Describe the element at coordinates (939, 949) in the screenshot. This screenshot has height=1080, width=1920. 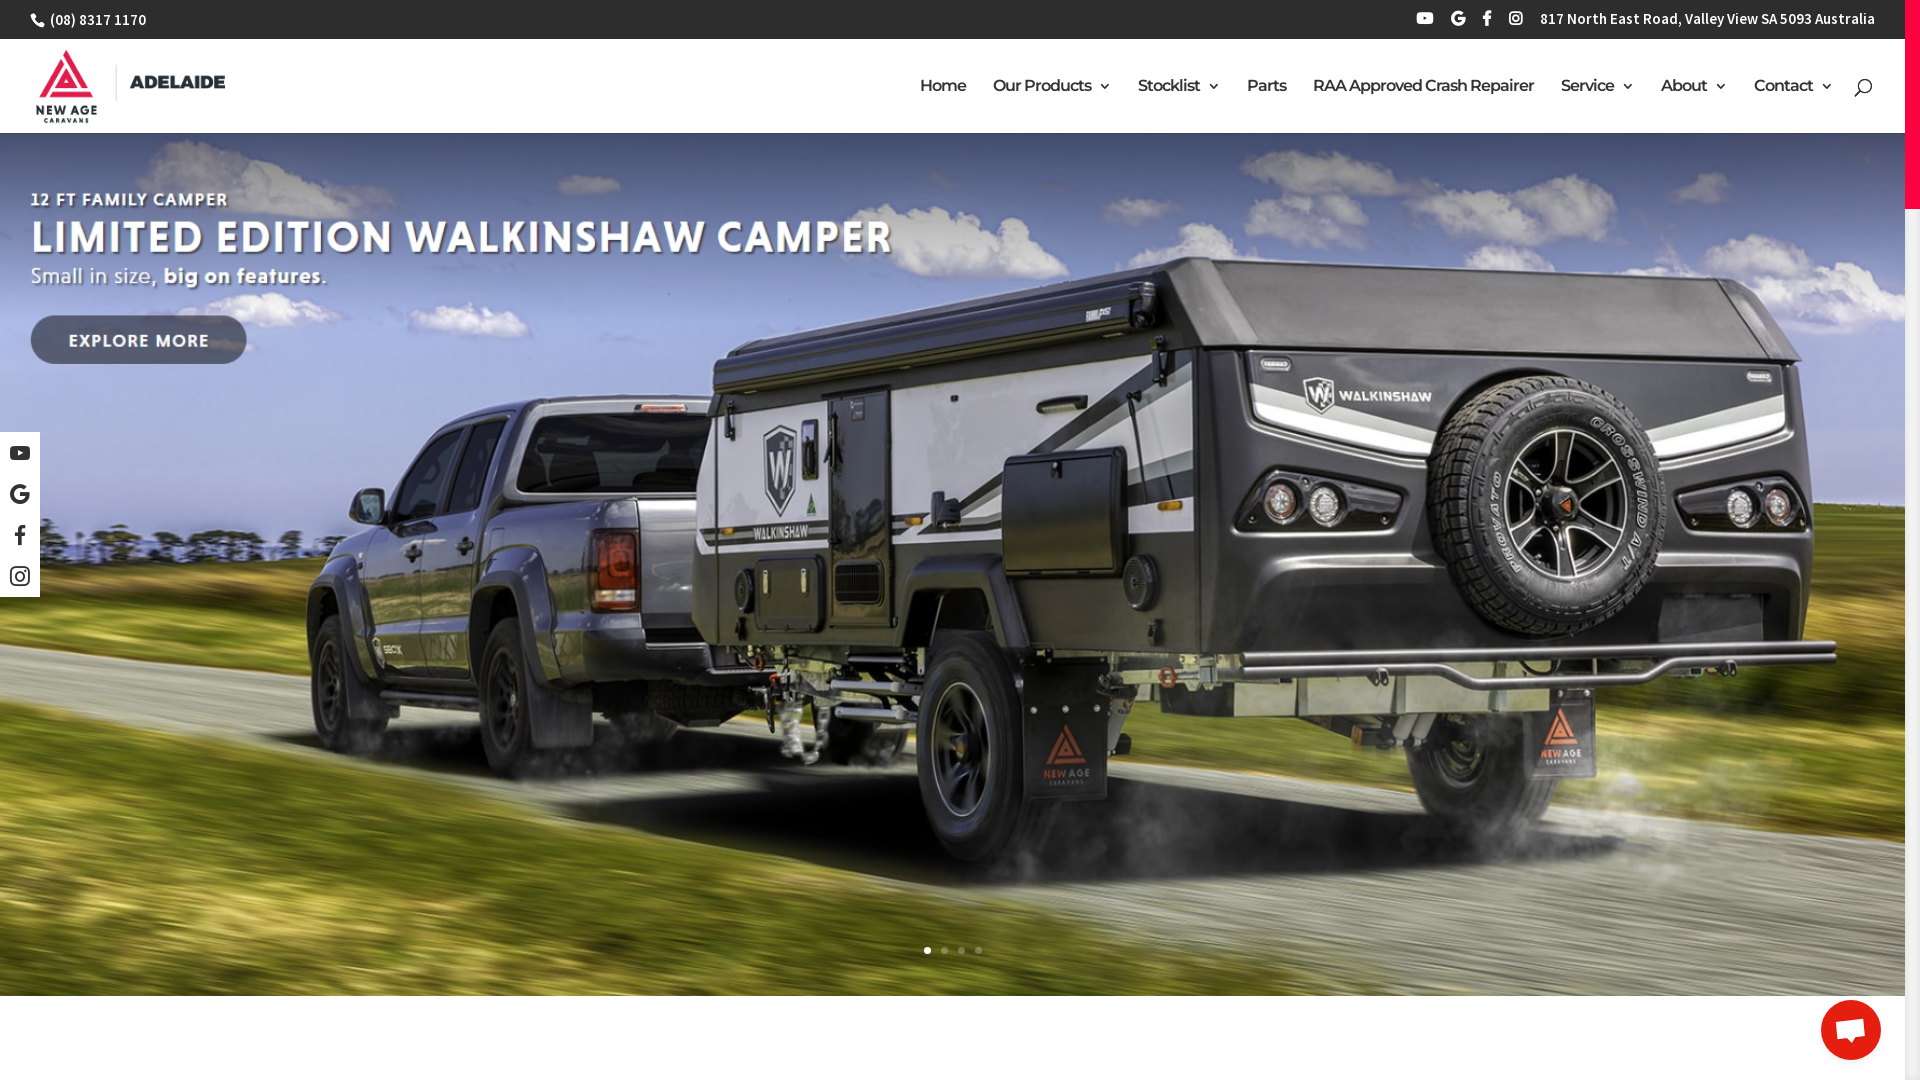
I see `'2'` at that location.